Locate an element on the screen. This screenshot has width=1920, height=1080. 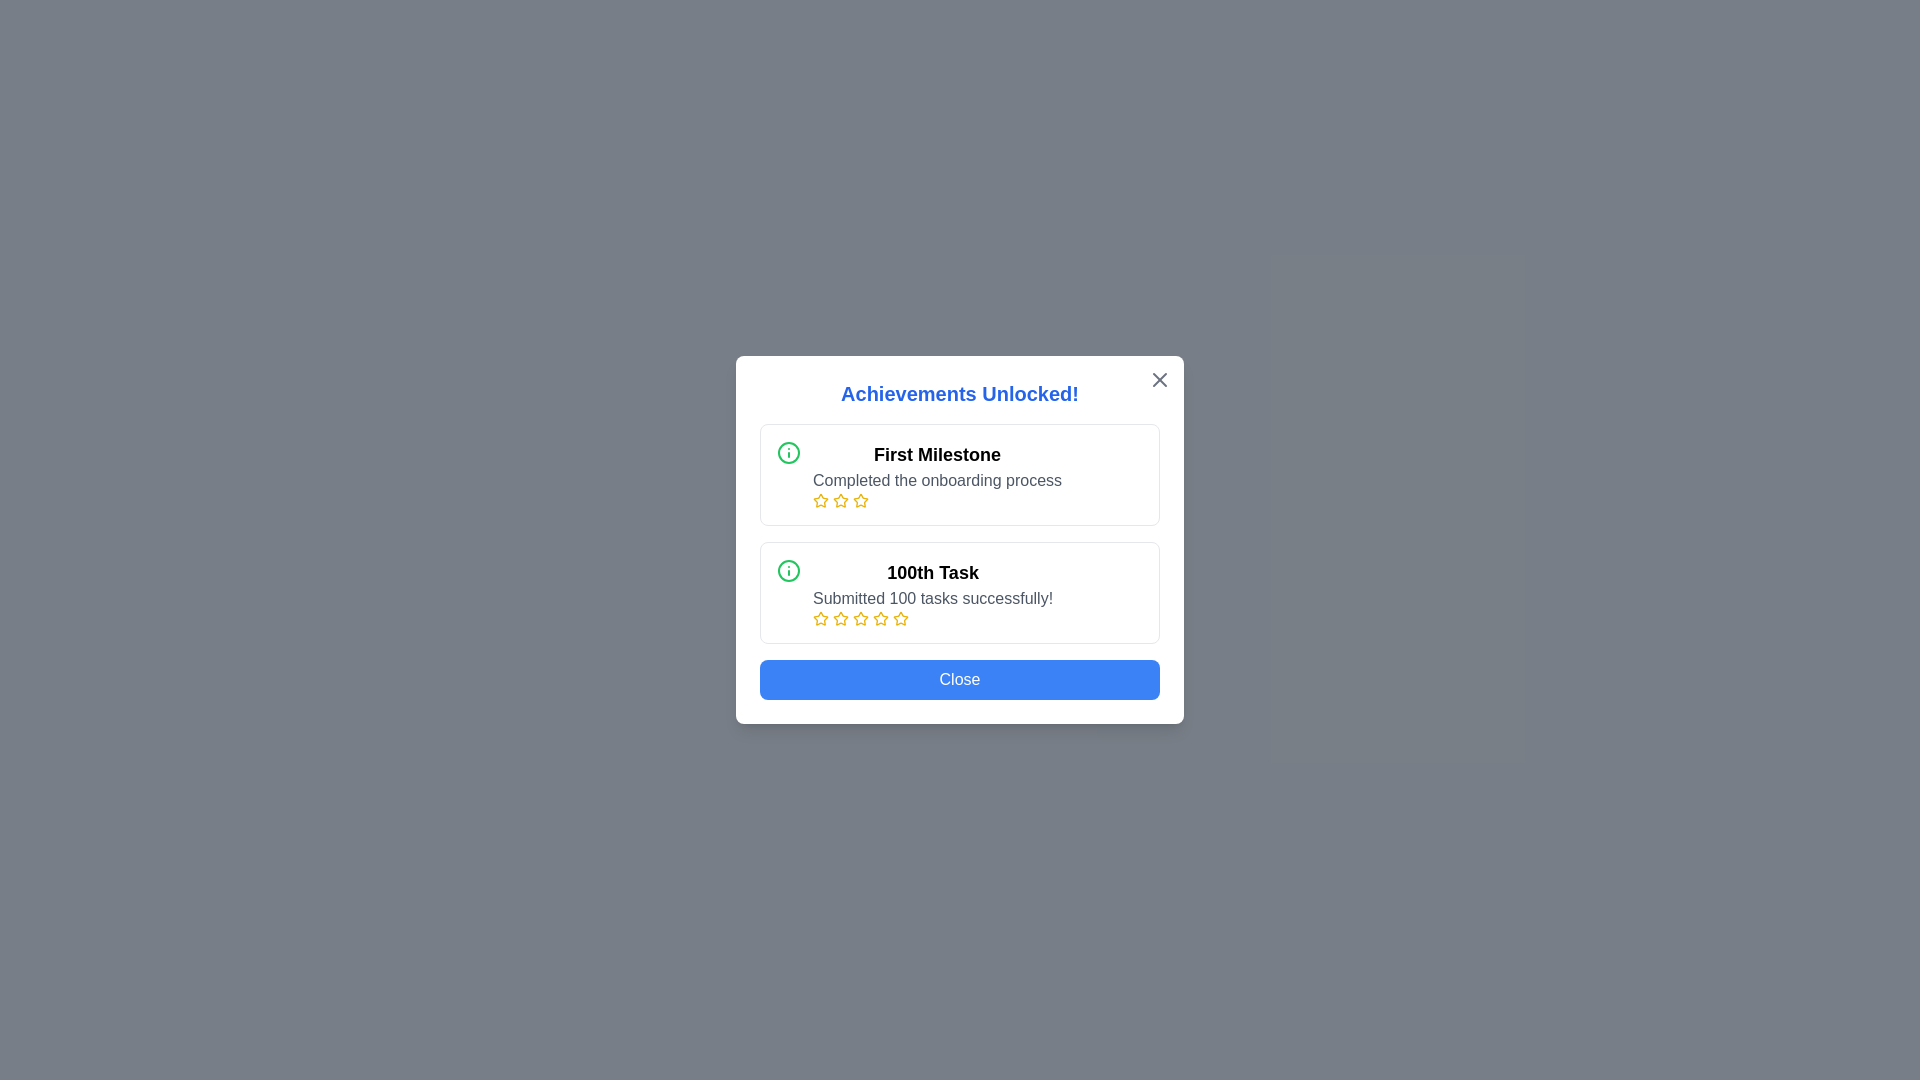
the text label that reads 'First Milestone', which is styled with a bold, larger font and located at the top of the first achievement card in the modal is located at coordinates (936, 455).